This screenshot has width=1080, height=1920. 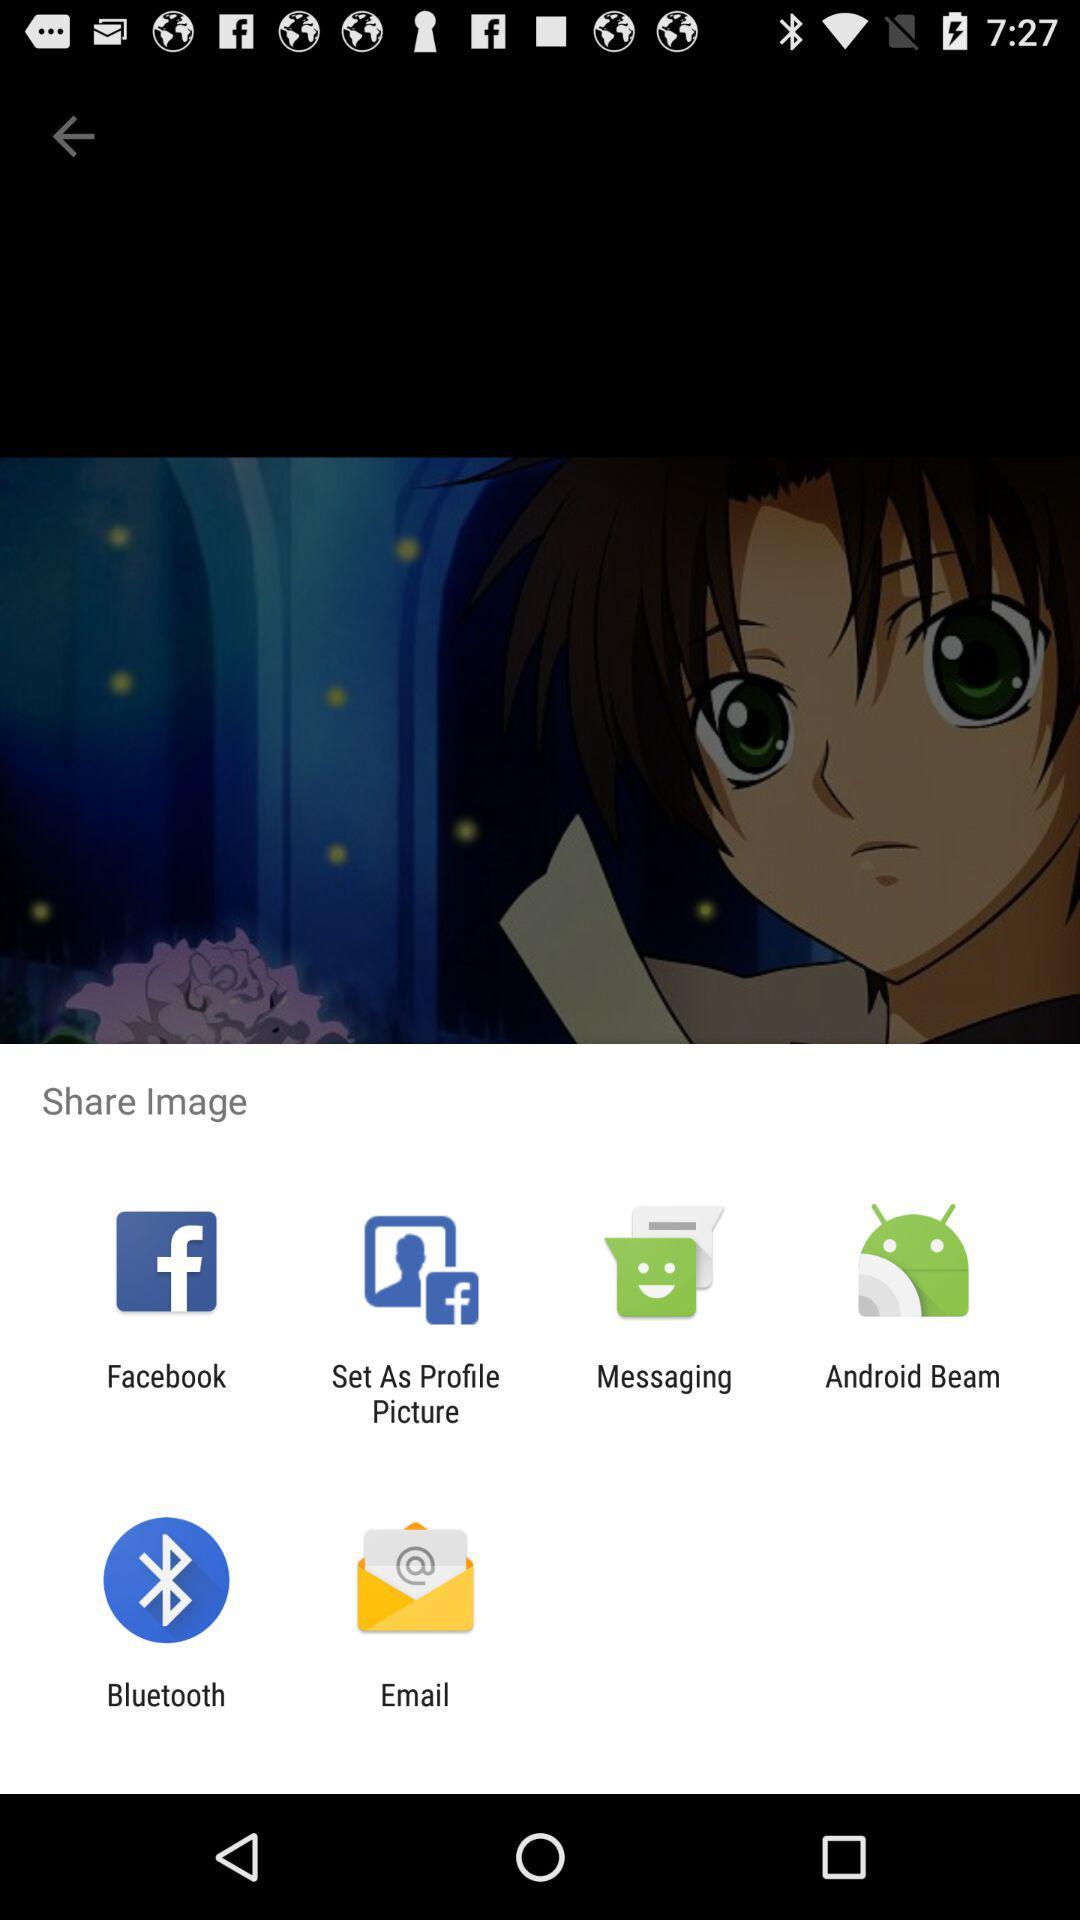 I want to click on icon next to messaging icon, so click(x=913, y=1392).